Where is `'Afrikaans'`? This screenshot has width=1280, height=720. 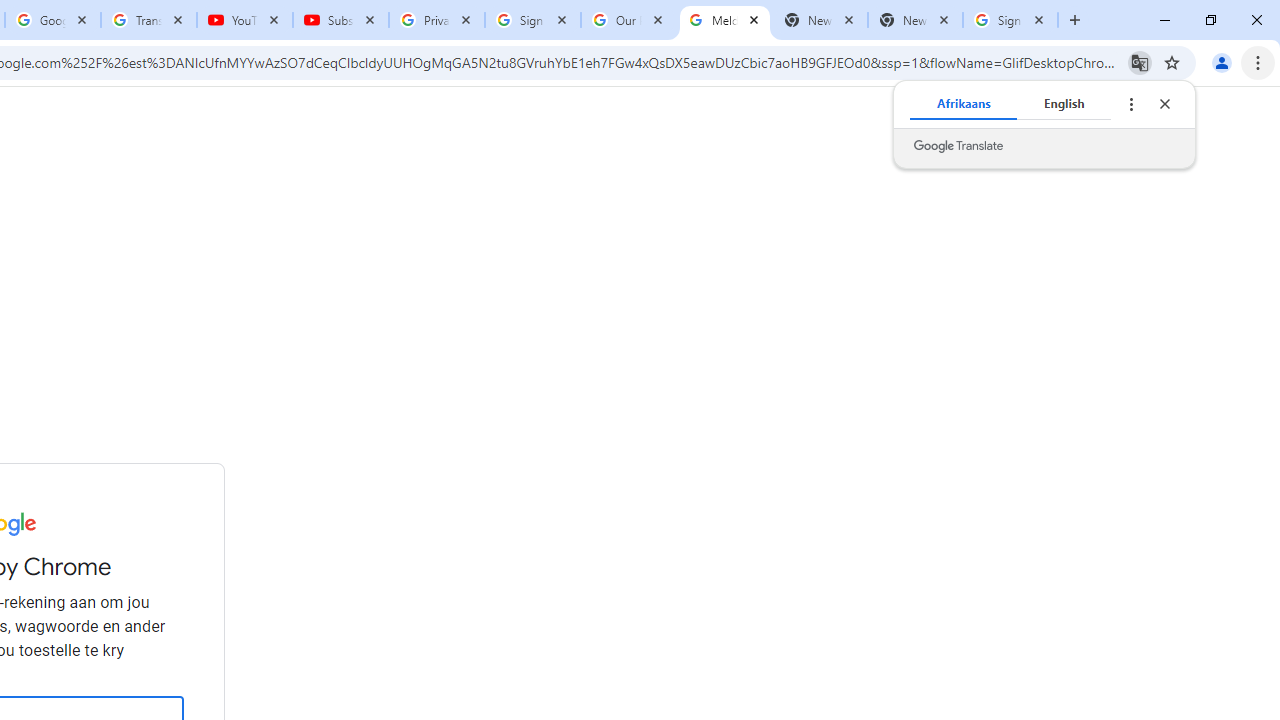 'Afrikaans' is located at coordinates (963, 104).